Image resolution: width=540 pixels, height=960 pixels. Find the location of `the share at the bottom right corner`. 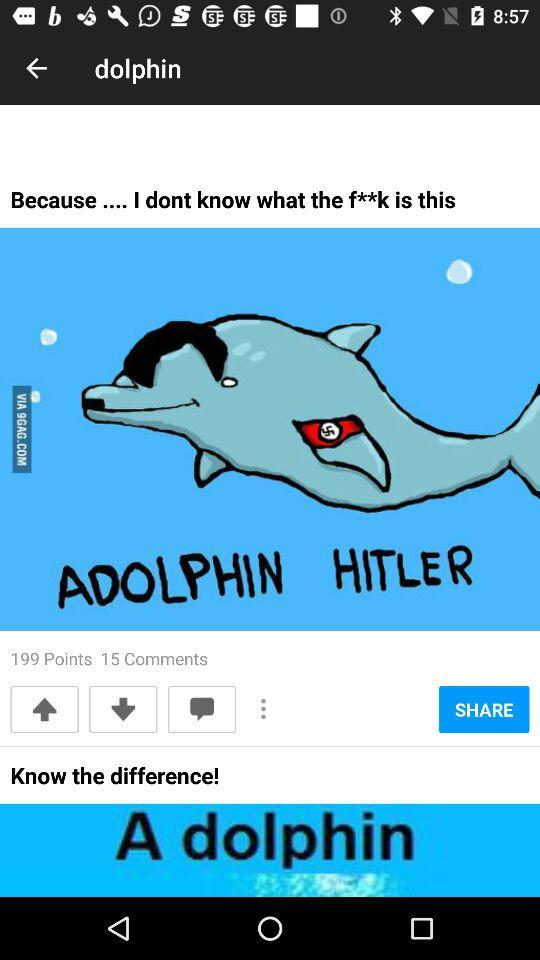

the share at the bottom right corner is located at coordinates (483, 709).